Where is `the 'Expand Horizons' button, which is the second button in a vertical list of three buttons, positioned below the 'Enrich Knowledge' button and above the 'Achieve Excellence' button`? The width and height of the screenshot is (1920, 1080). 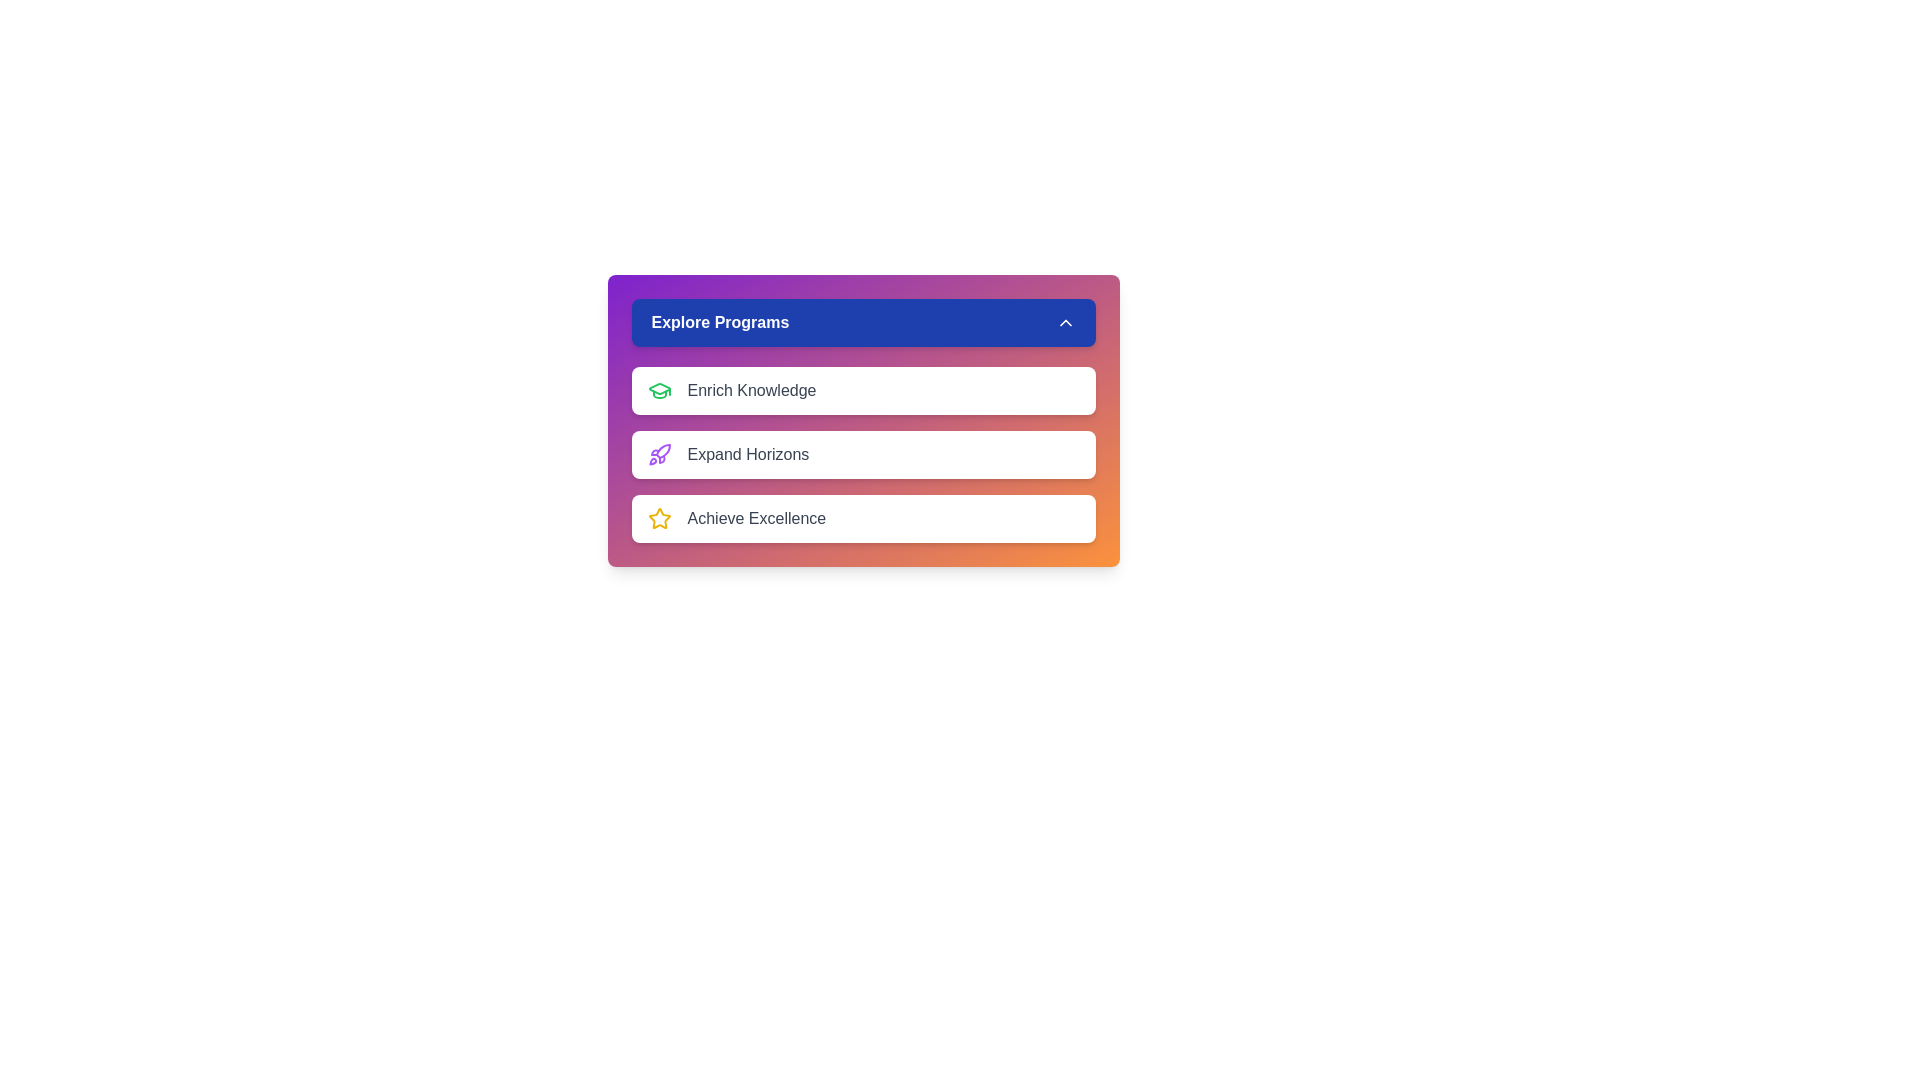 the 'Expand Horizons' button, which is the second button in a vertical list of three buttons, positioned below the 'Enrich Knowledge' button and above the 'Achieve Excellence' button is located at coordinates (863, 455).